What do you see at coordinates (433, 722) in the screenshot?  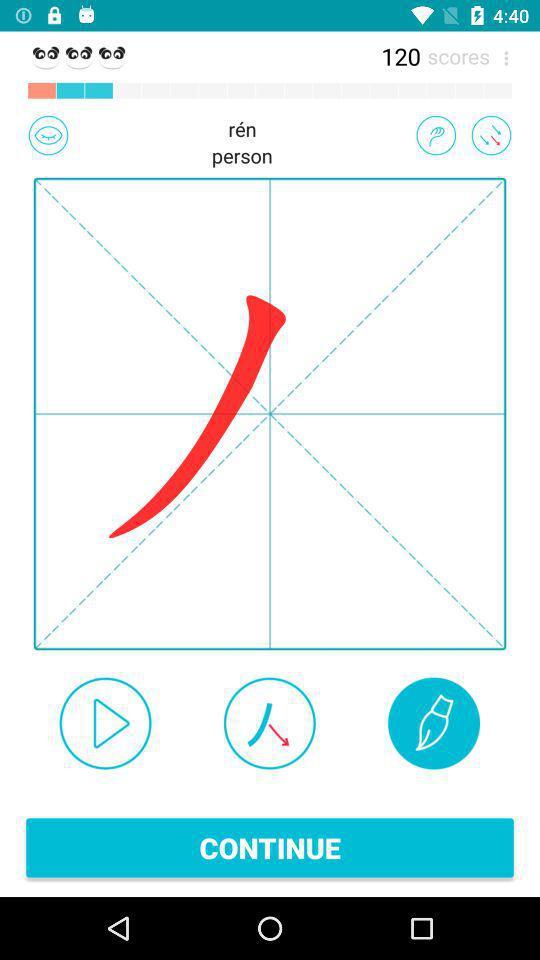 I see `the icon above continue item` at bounding box center [433, 722].